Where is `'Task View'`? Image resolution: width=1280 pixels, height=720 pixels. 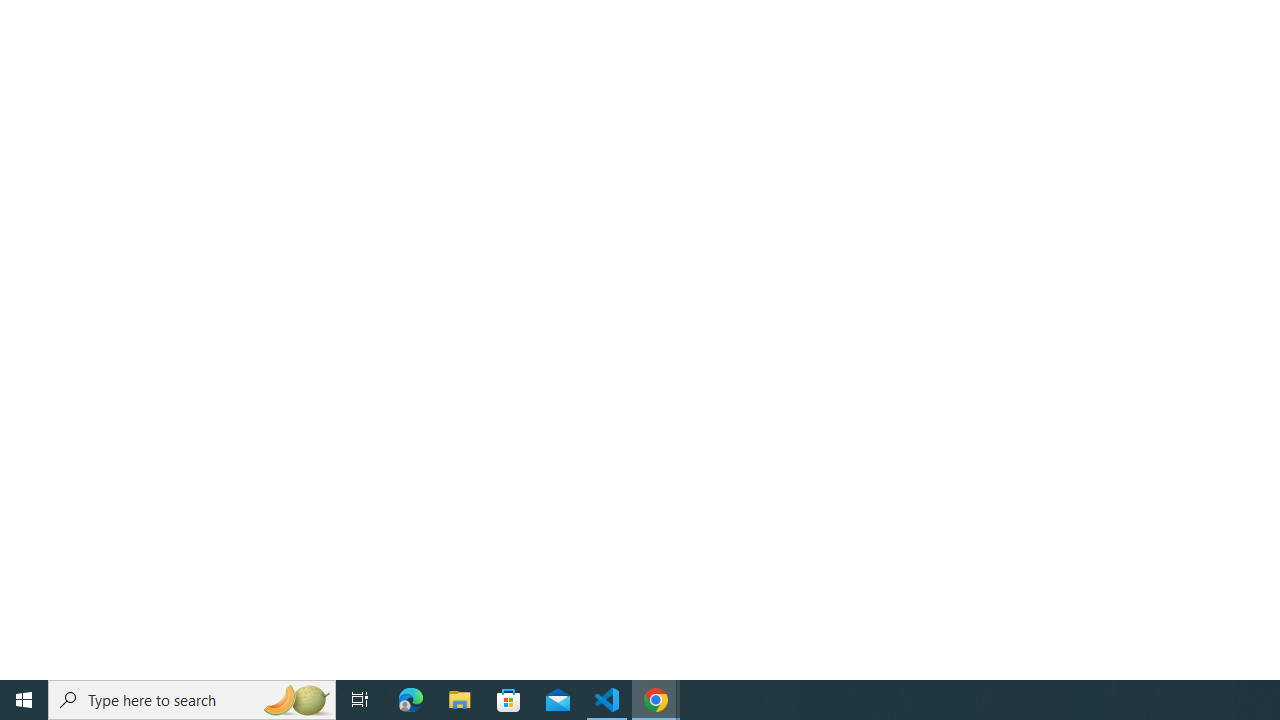
'Task View' is located at coordinates (359, 698).